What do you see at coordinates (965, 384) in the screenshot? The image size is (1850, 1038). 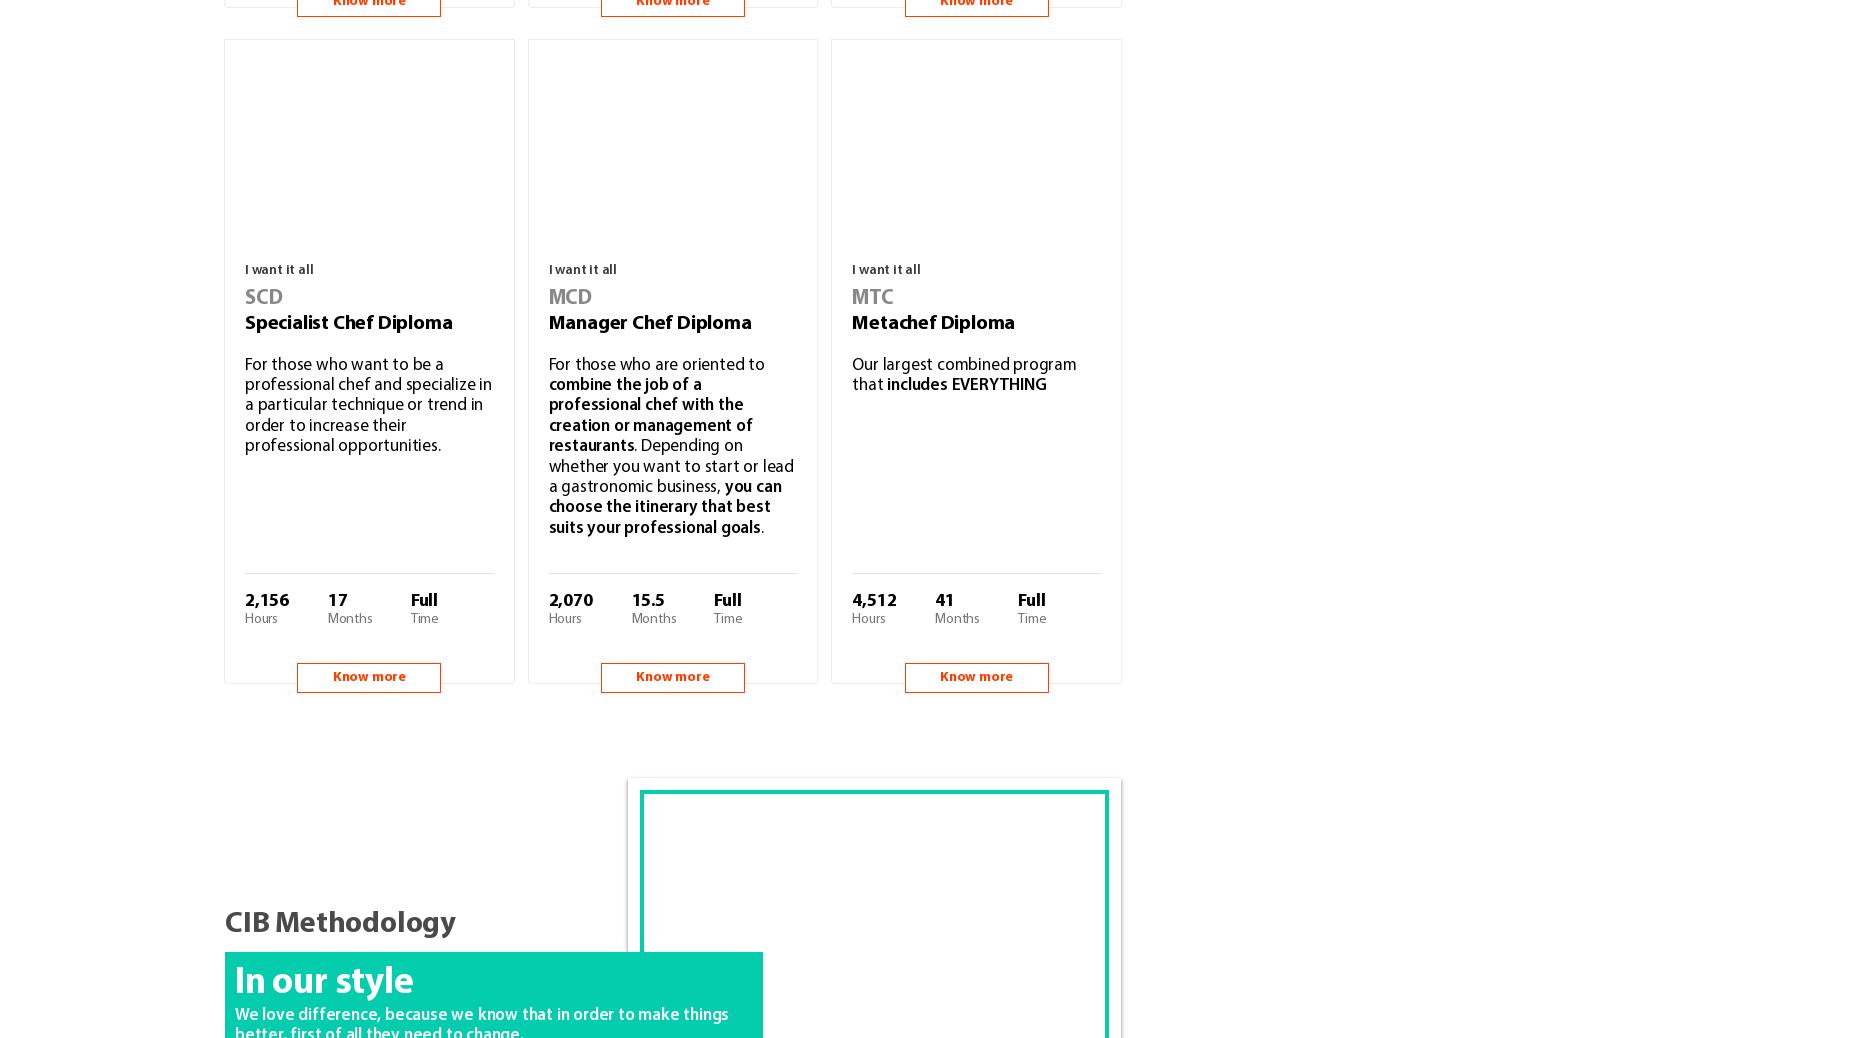 I see `'includes EVERYTHING'` at bounding box center [965, 384].